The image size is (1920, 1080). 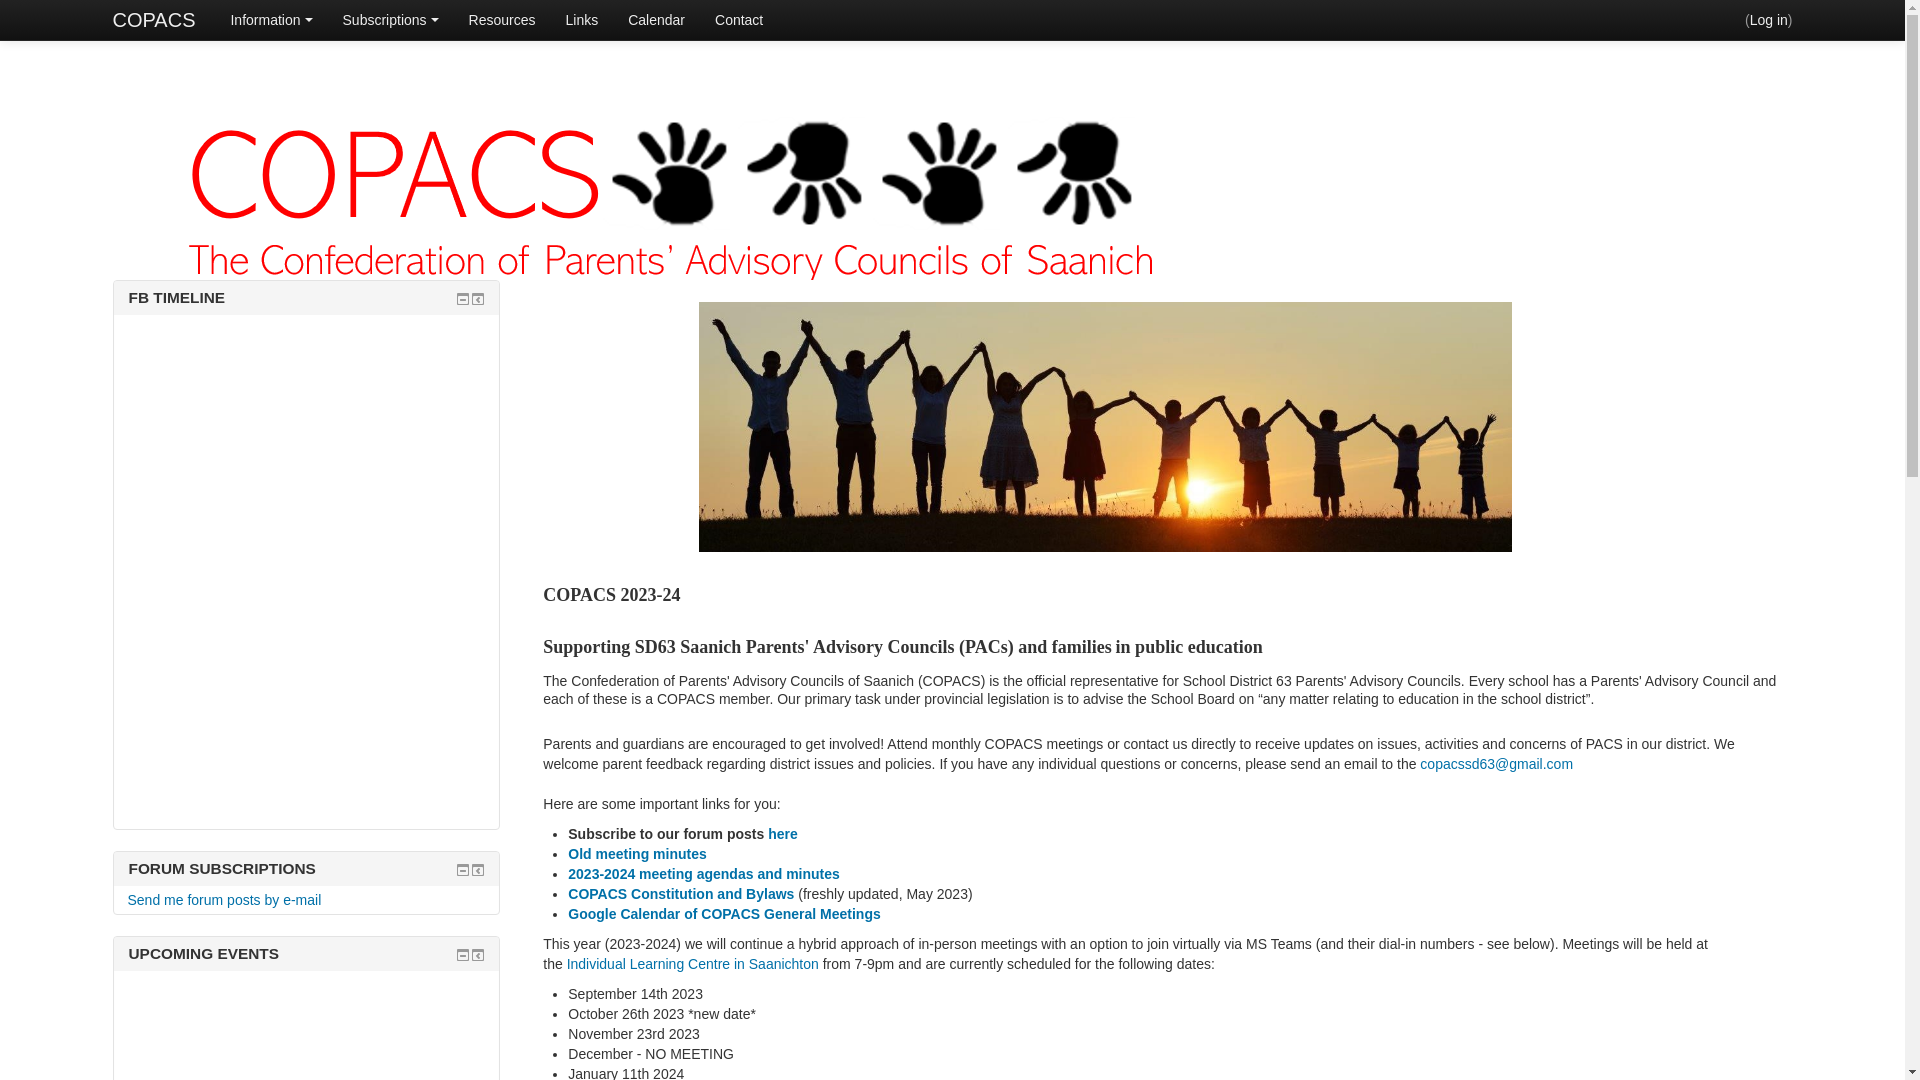 What do you see at coordinates (453, 19) in the screenshot?
I see `'Resources'` at bounding box center [453, 19].